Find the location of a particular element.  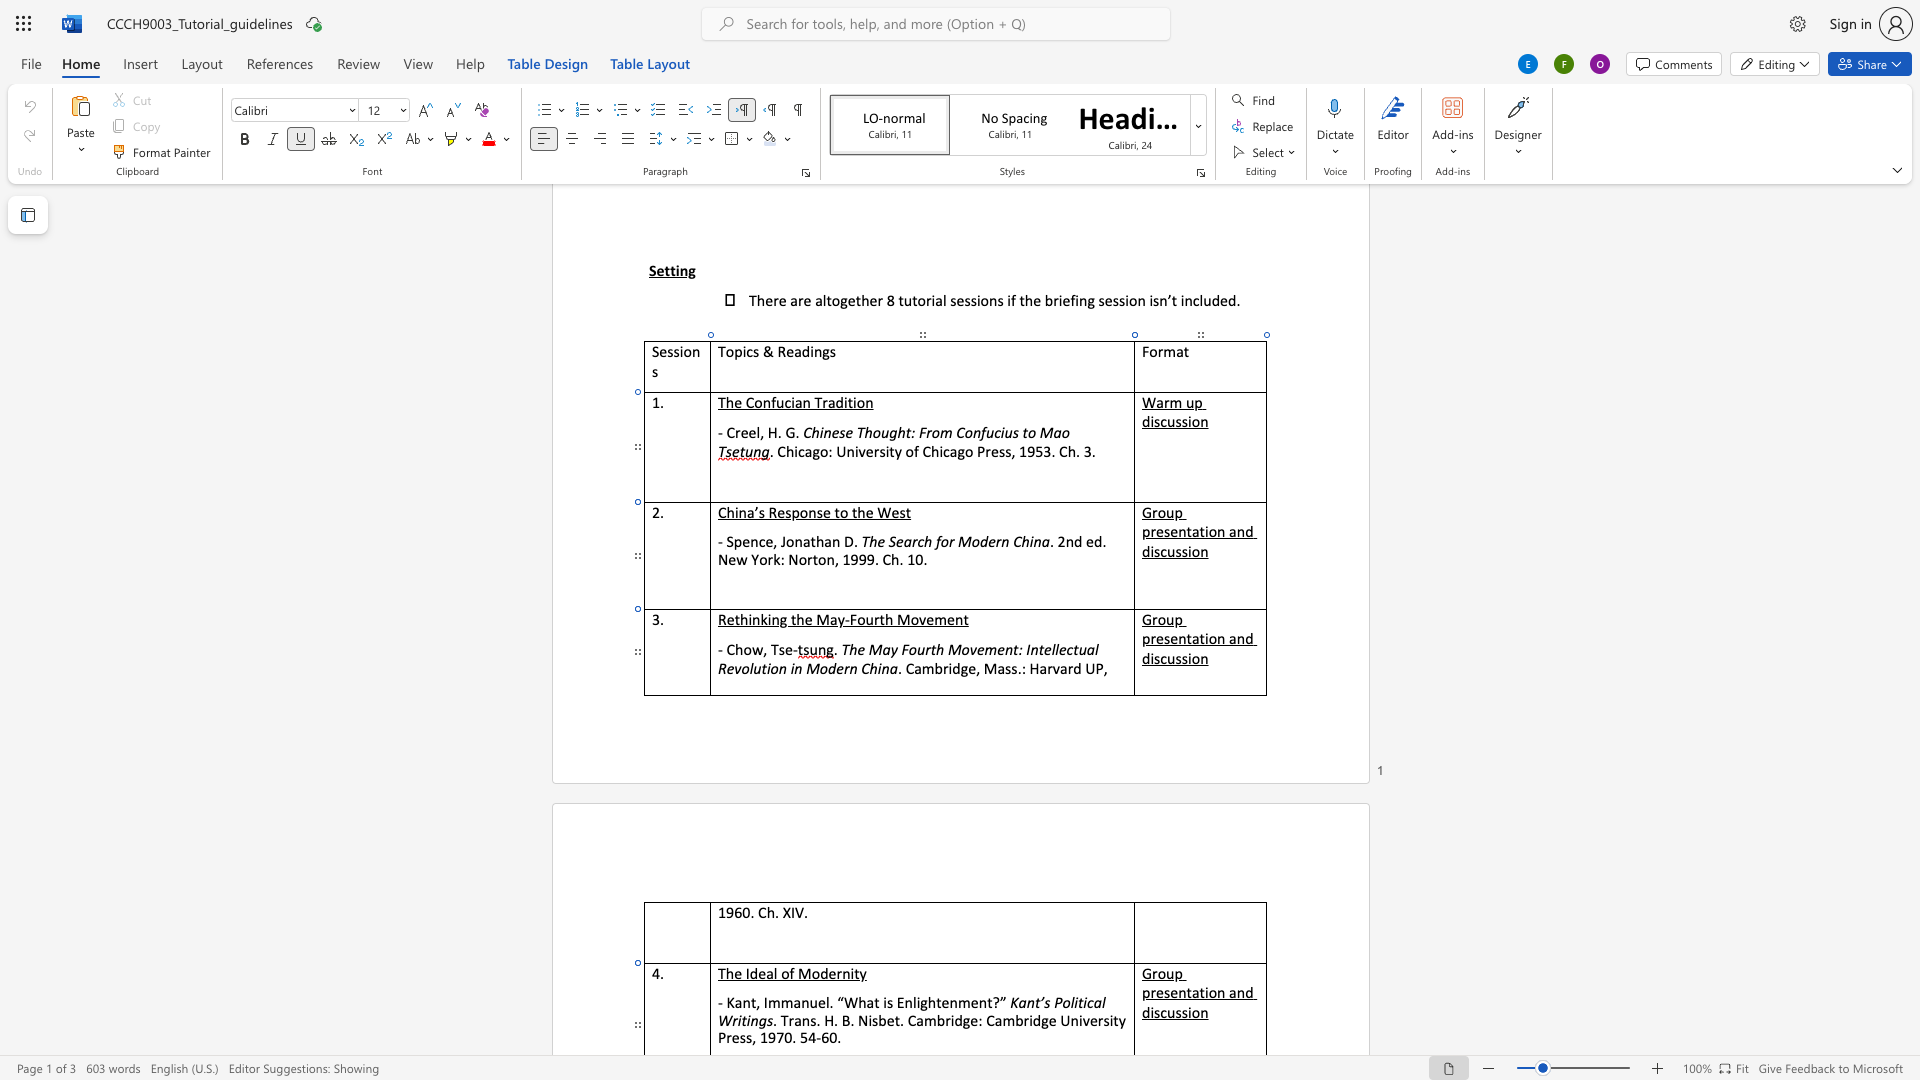

the space between the continuous character "I" and "m" in the text is located at coordinates (769, 1002).